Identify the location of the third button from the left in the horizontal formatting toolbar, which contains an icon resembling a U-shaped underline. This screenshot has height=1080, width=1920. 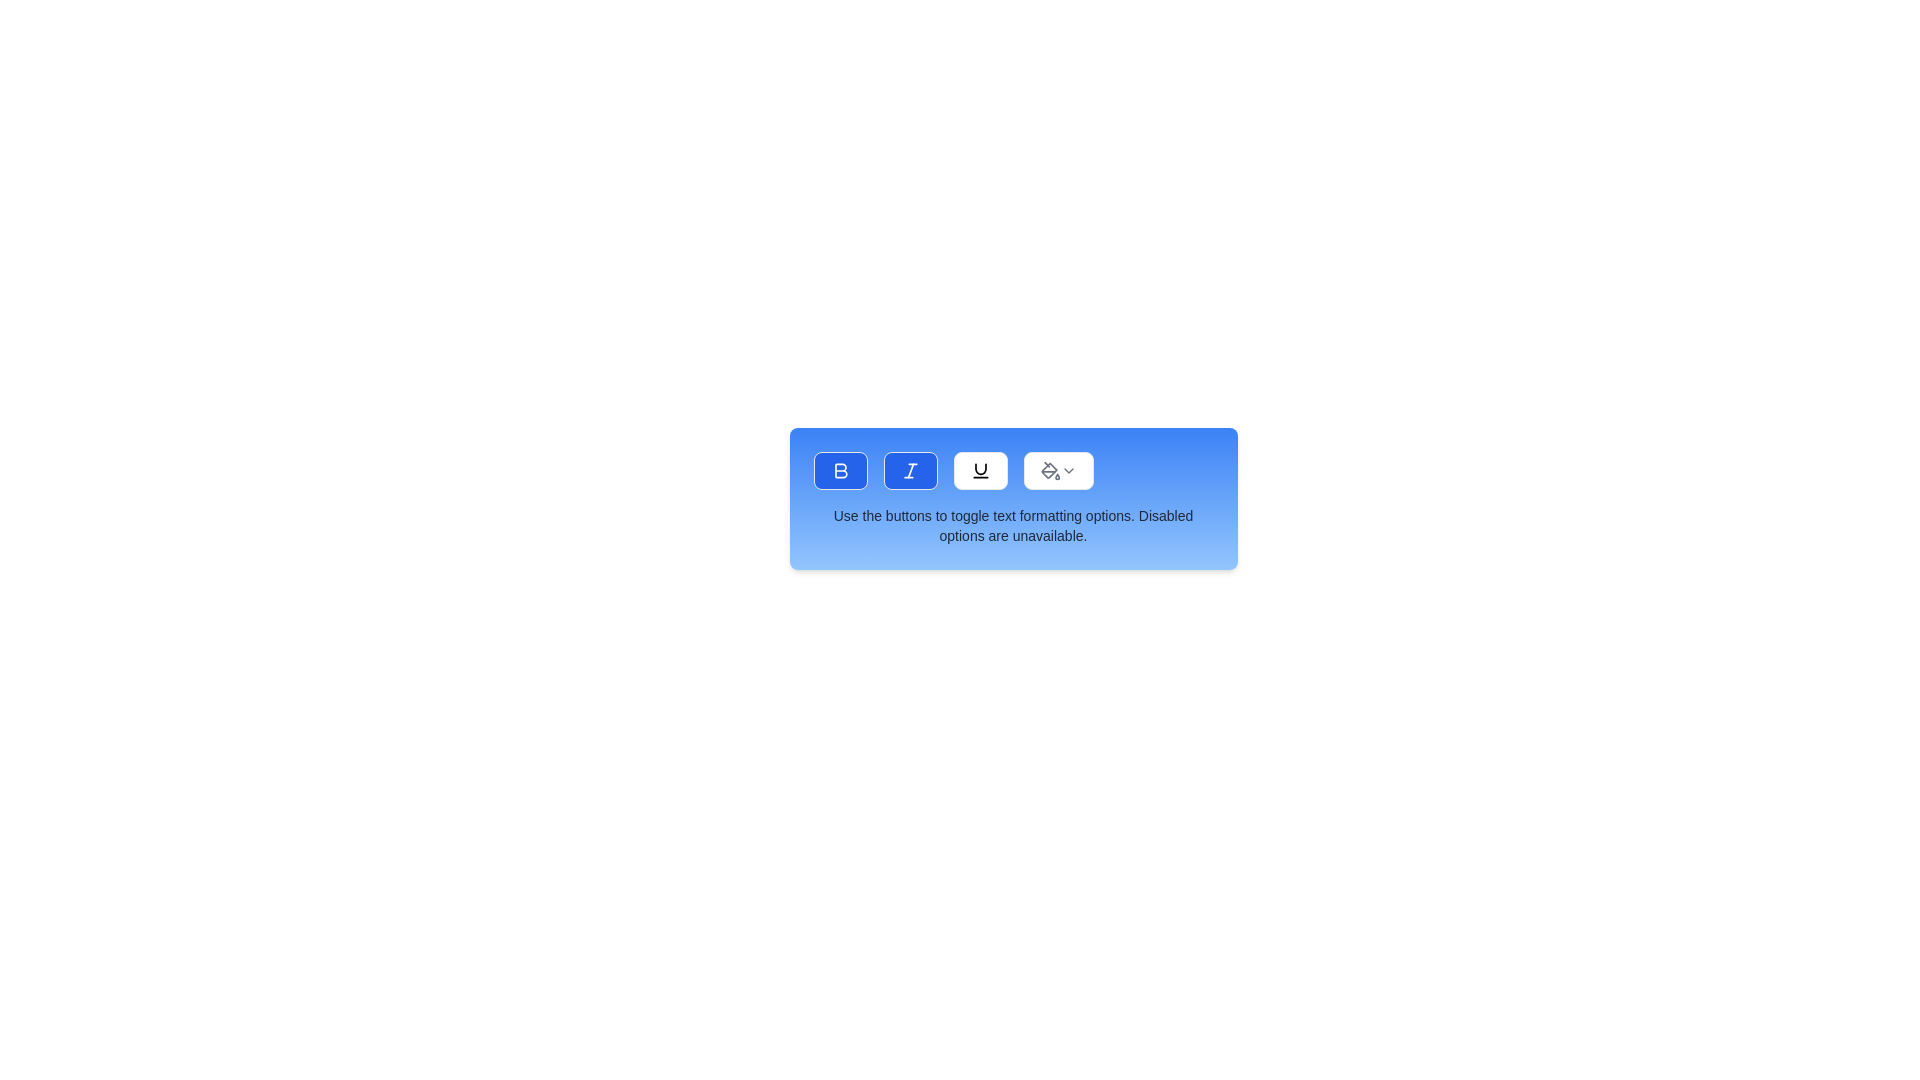
(980, 469).